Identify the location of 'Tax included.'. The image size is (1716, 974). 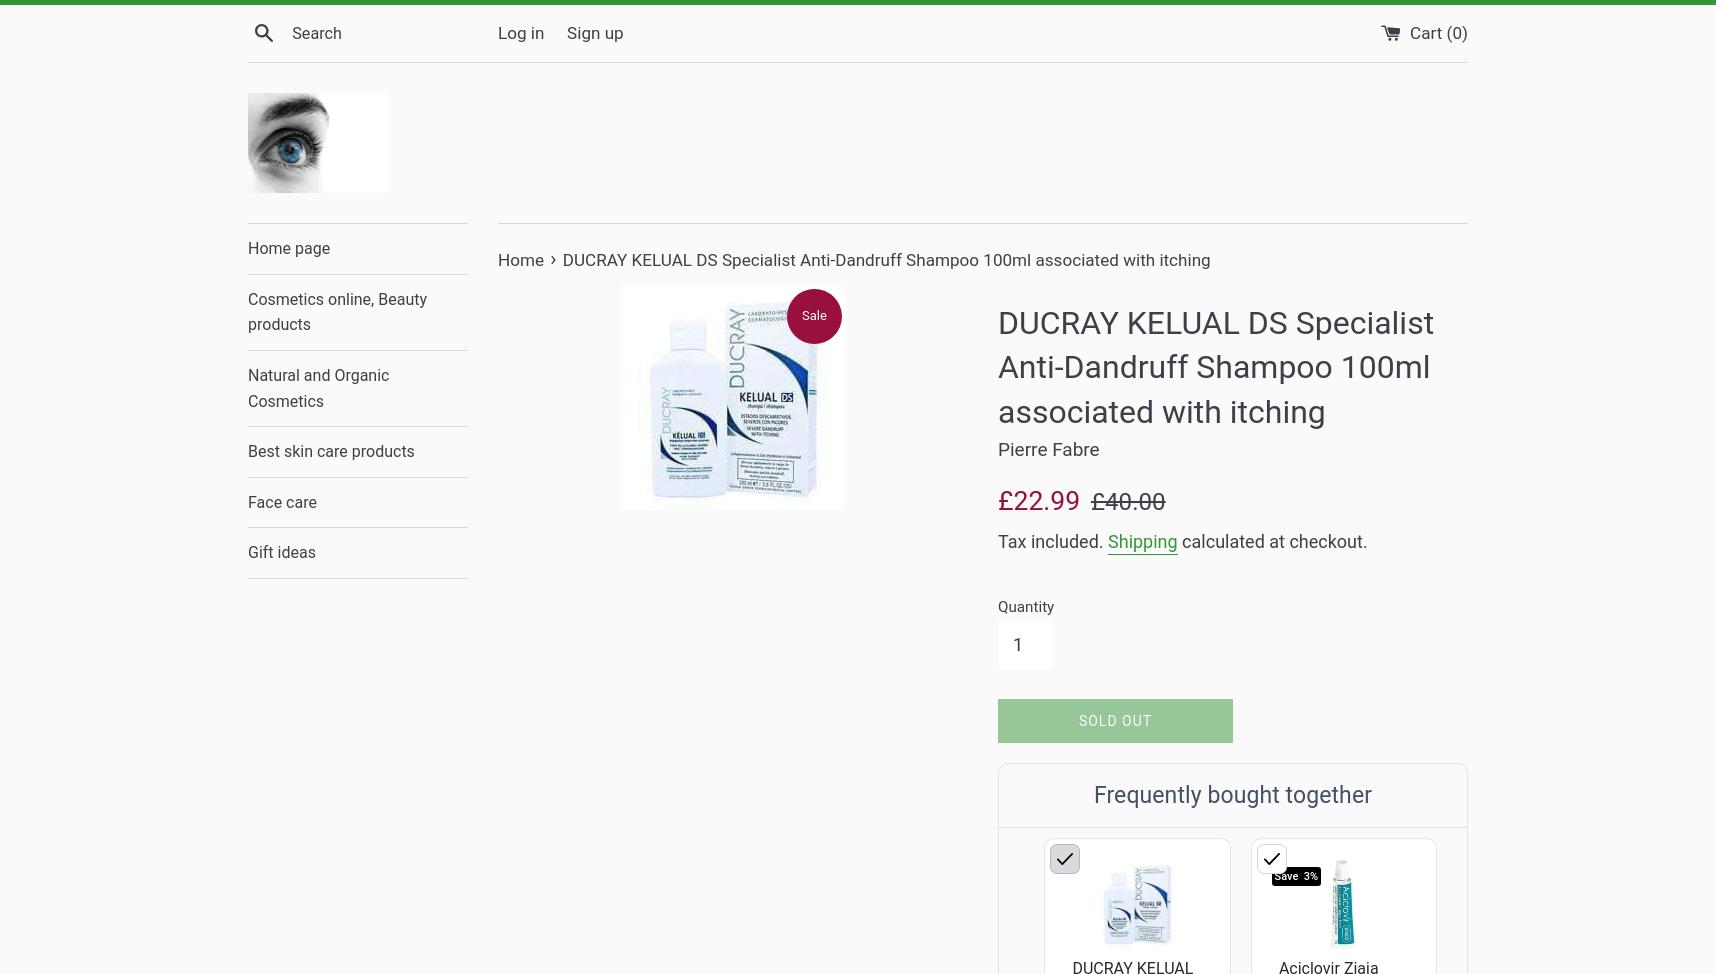
(1052, 540).